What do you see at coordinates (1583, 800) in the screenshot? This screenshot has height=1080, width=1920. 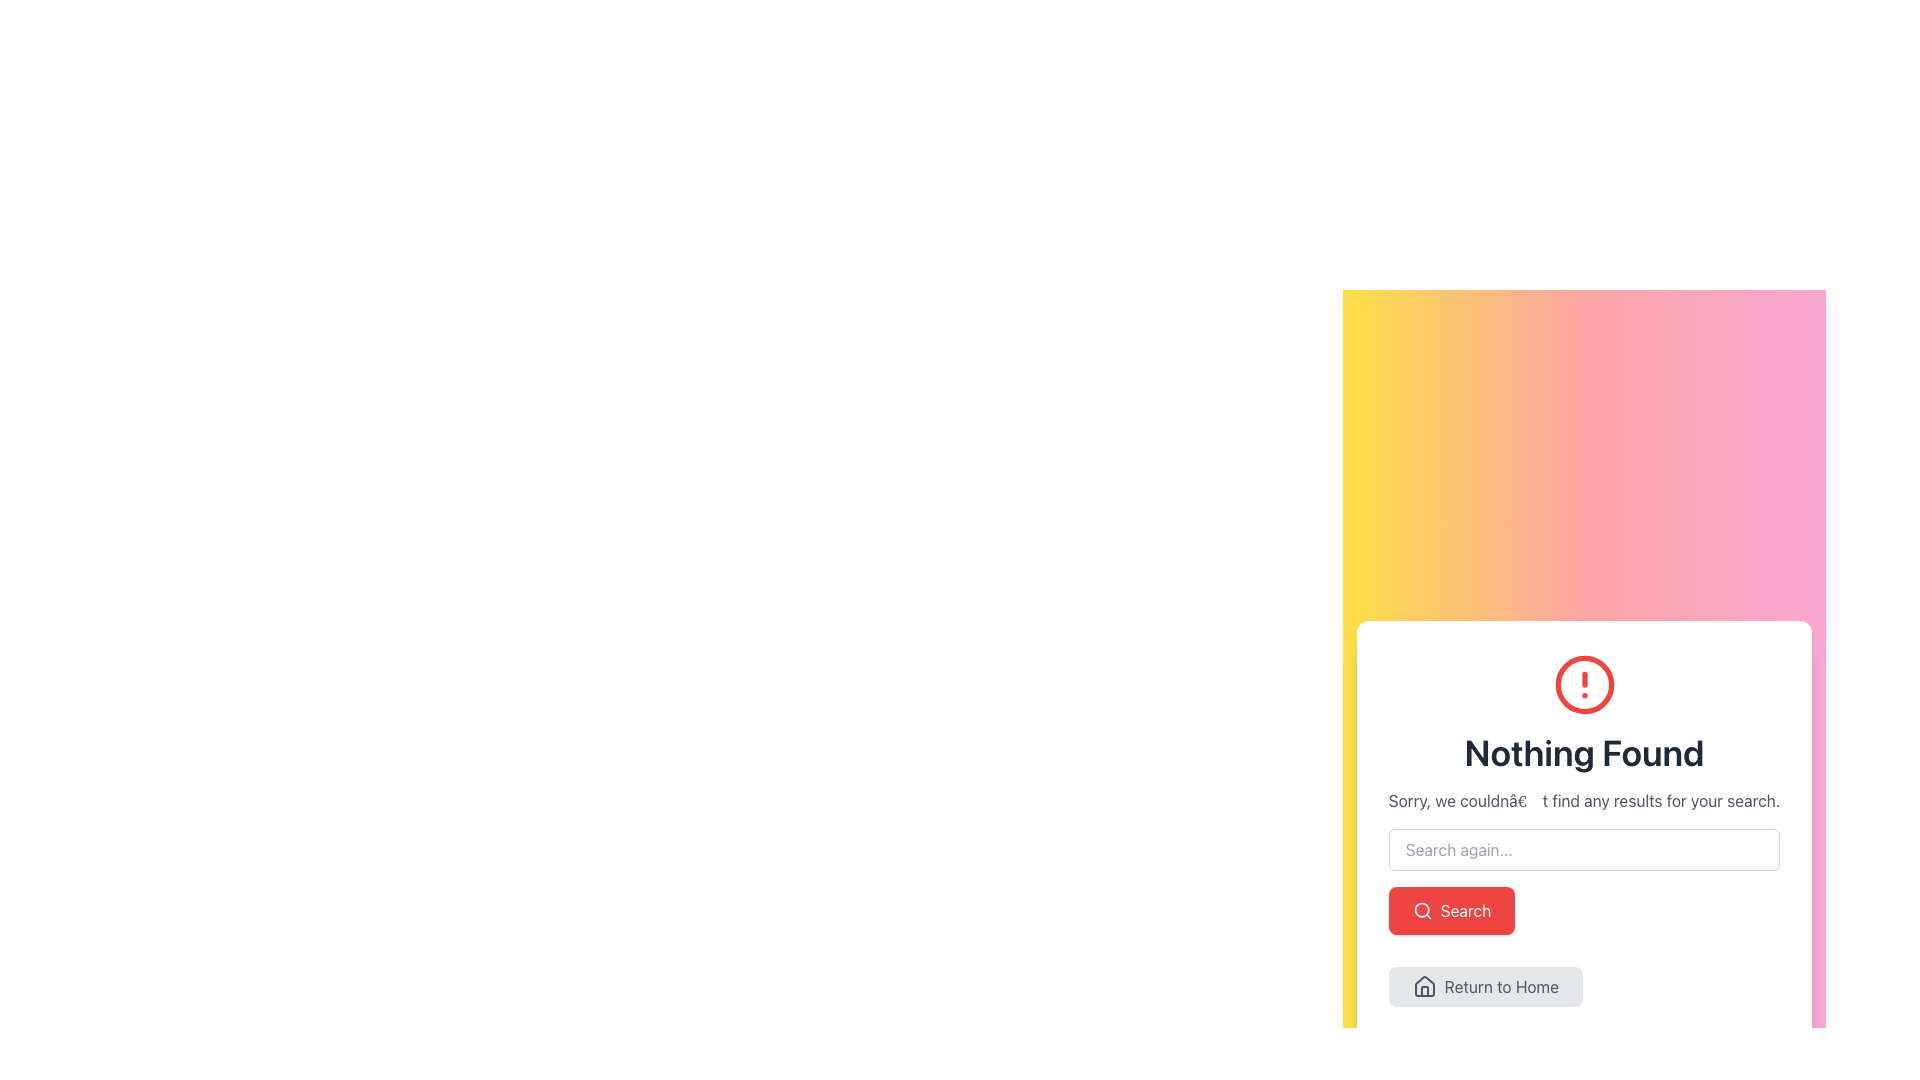 I see `text message saying 'Sorry, we couldn’t find any results for your search.' which is styled with a gray font and positioned below the title 'Nothing Found'` at bounding box center [1583, 800].